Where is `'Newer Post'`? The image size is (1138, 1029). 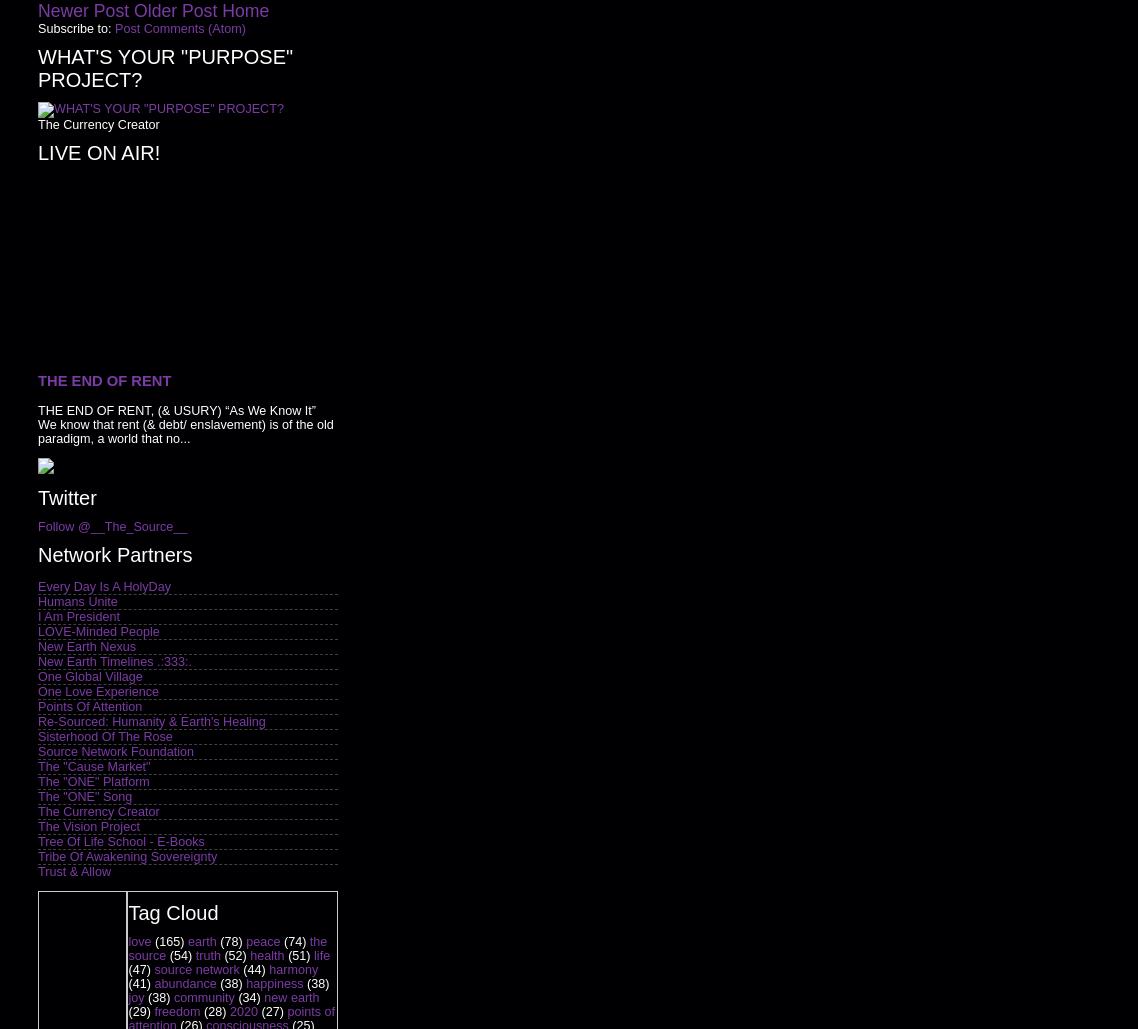
'Newer Post' is located at coordinates (82, 11).